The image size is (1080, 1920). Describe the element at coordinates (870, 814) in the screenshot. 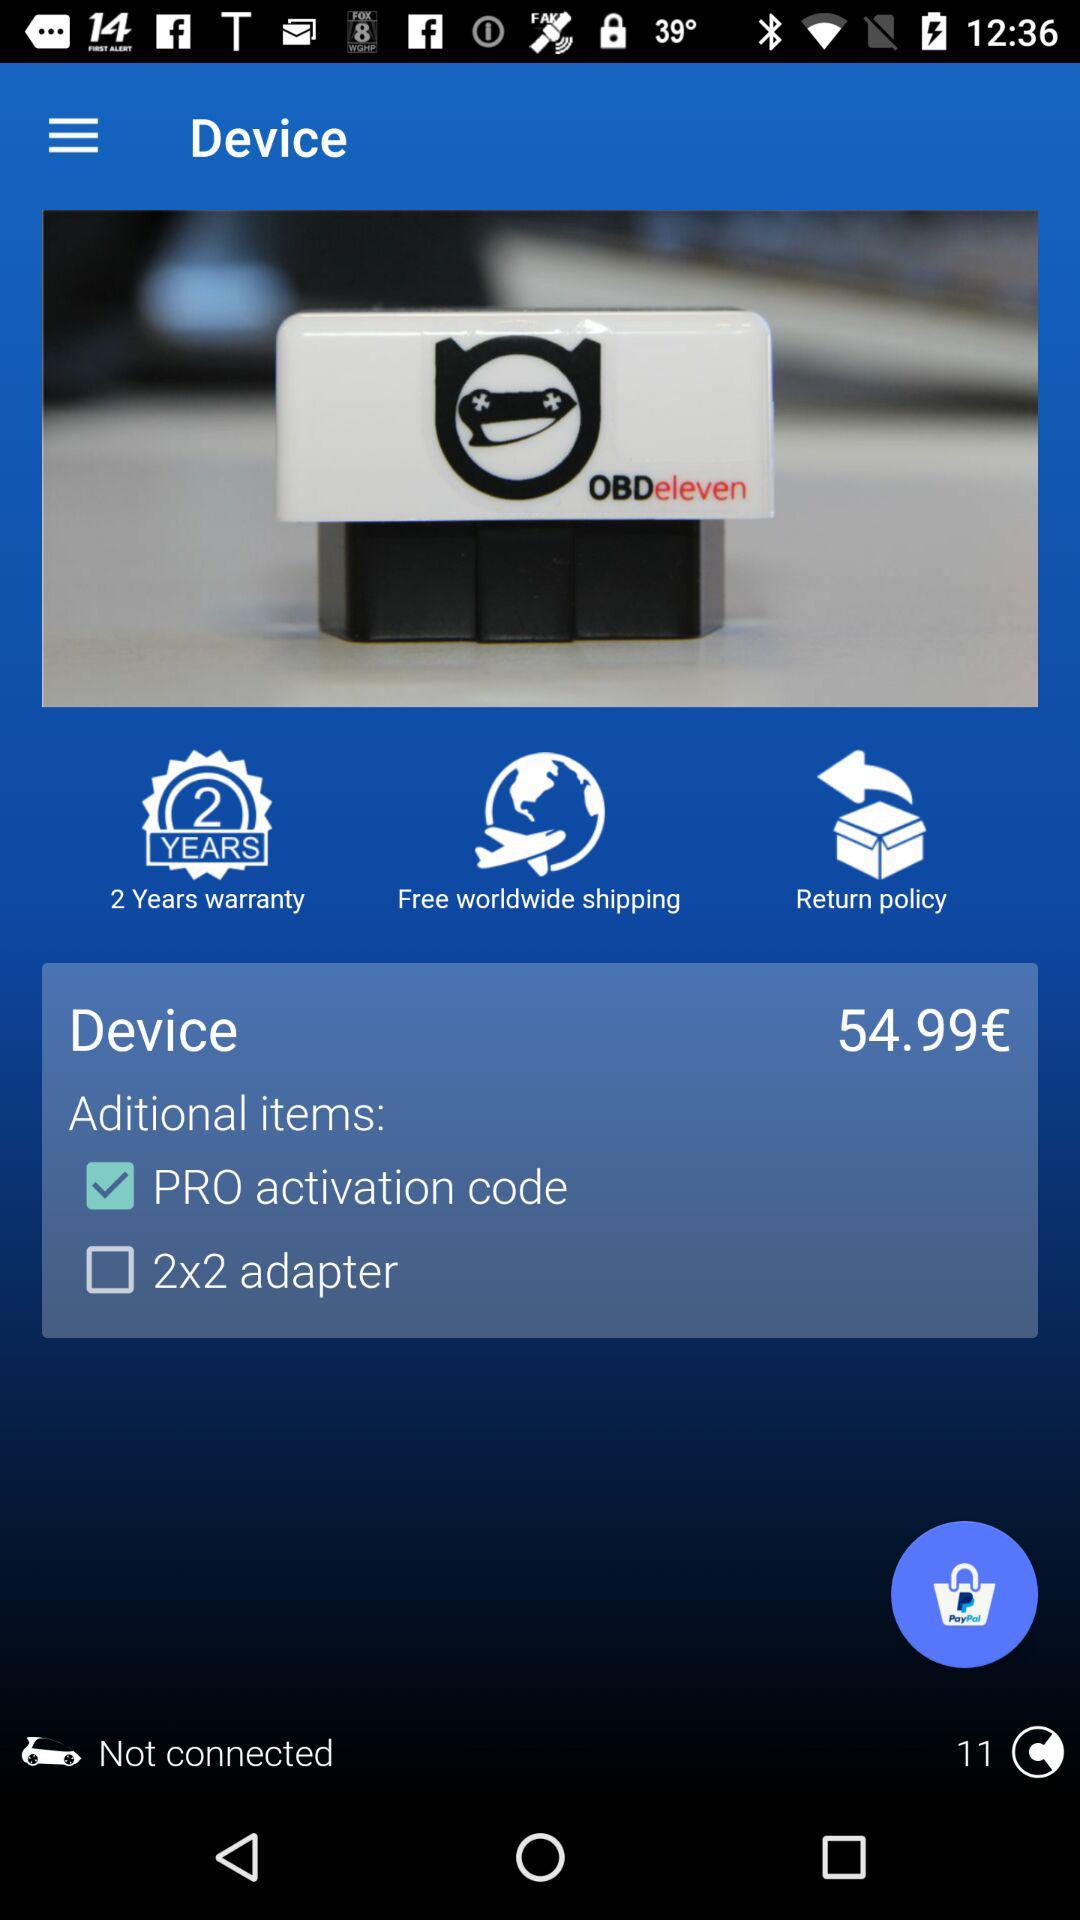

I see `click here to check return policy of the product you are buying` at that location.